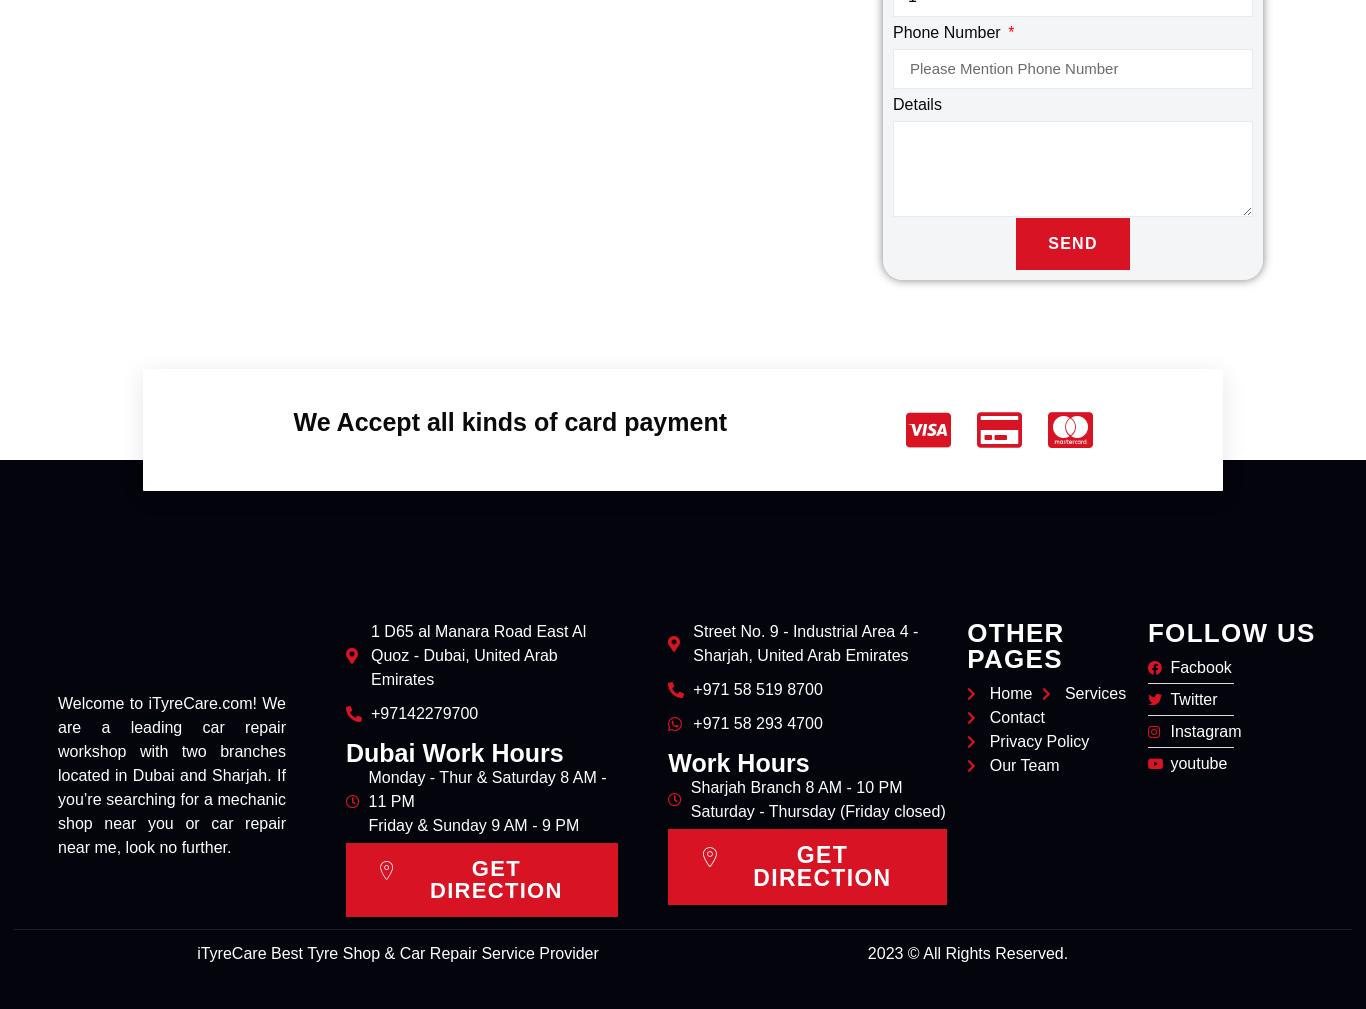  What do you see at coordinates (757, 688) in the screenshot?
I see `'+971 58 519 8700'` at bounding box center [757, 688].